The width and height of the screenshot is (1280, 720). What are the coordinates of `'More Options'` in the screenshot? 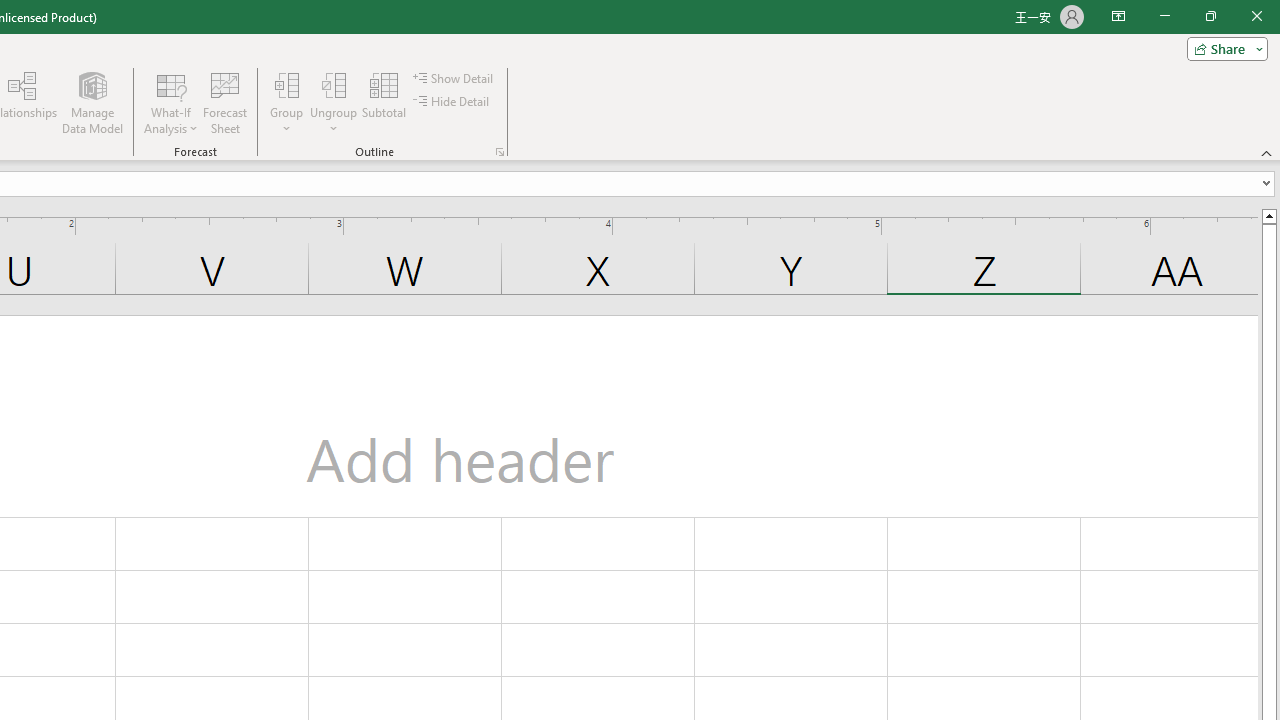 It's located at (334, 121).